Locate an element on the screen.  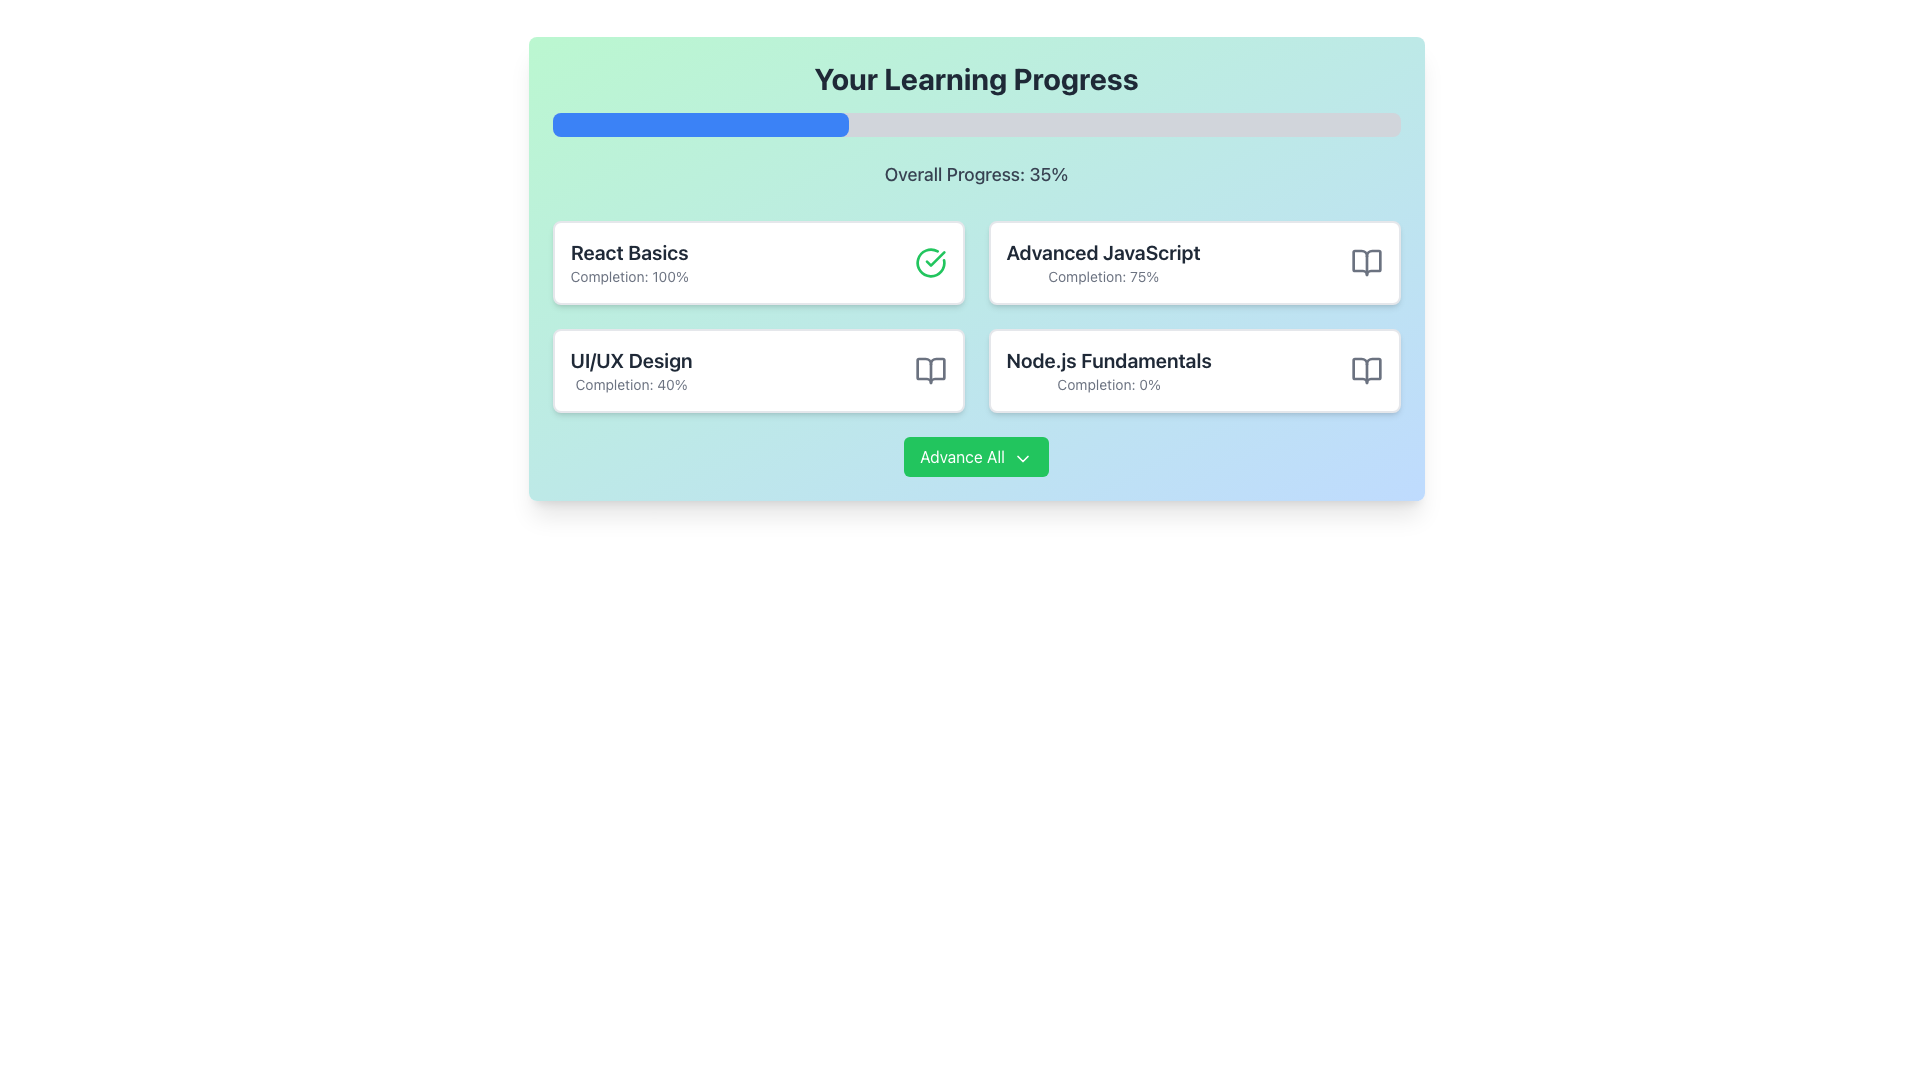
text block that displays 'UI/UX Design' and 'Completion: 40%' located below 'Your Learning Progress' in the second card under 'React Basics' is located at coordinates (630, 370).